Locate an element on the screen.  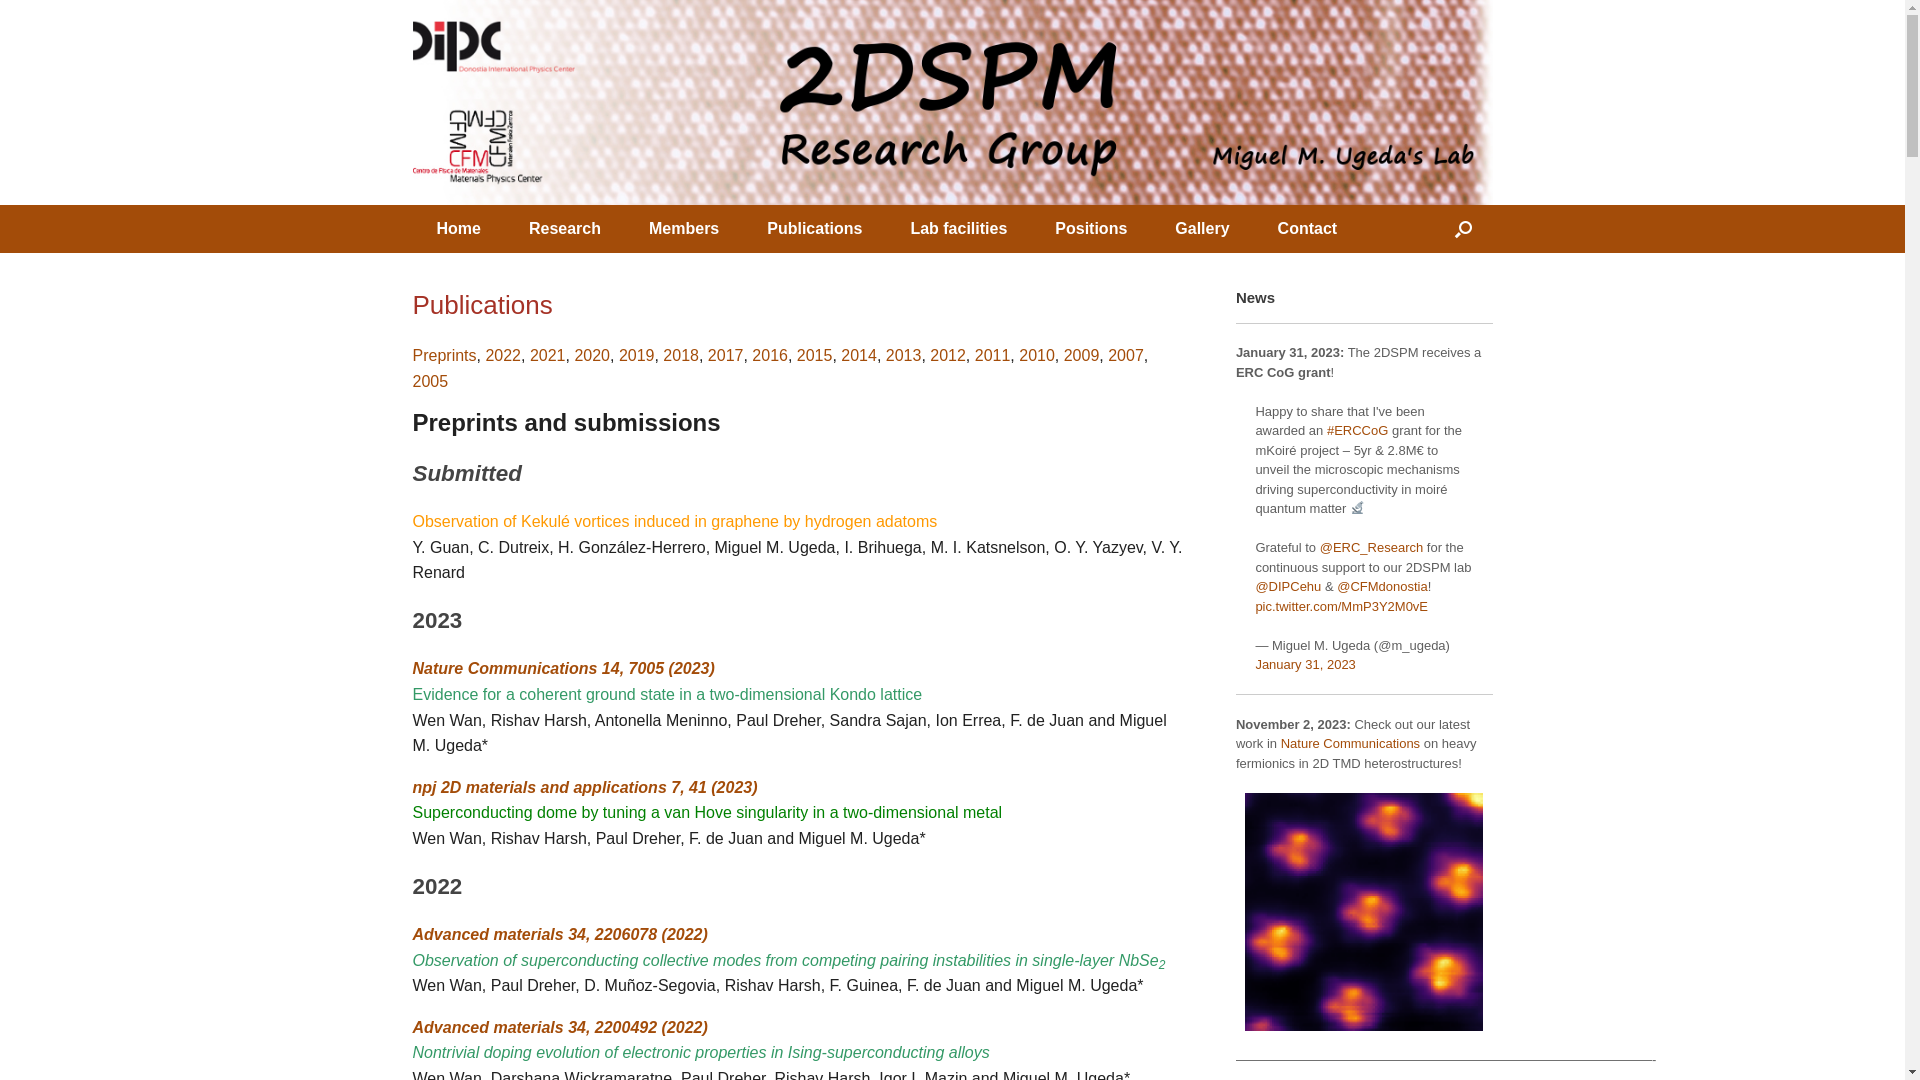
'2012' is located at coordinates (947, 354).